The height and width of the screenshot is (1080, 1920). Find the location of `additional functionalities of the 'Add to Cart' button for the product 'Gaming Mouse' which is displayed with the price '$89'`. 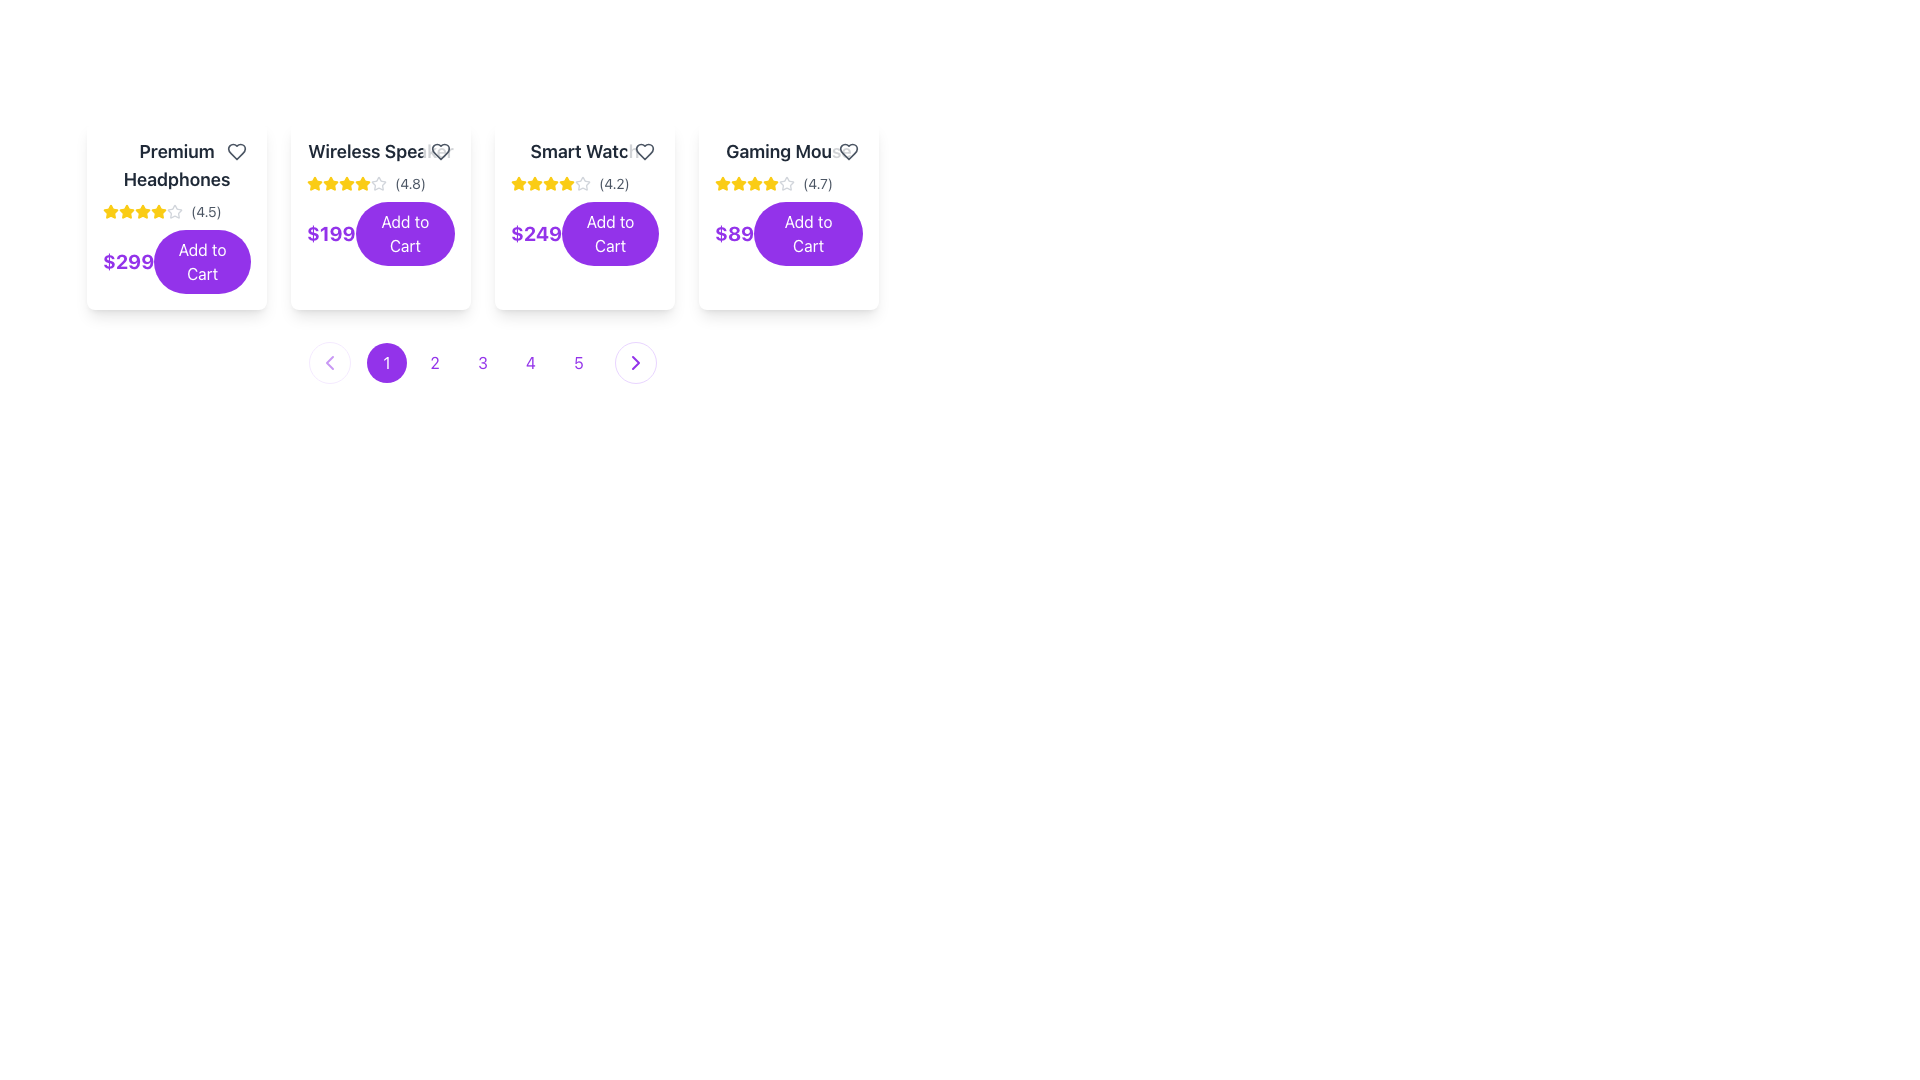

additional functionalities of the 'Add to Cart' button for the product 'Gaming Mouse' which is displayed with the price '$89' is located at coordinates (787, 233).